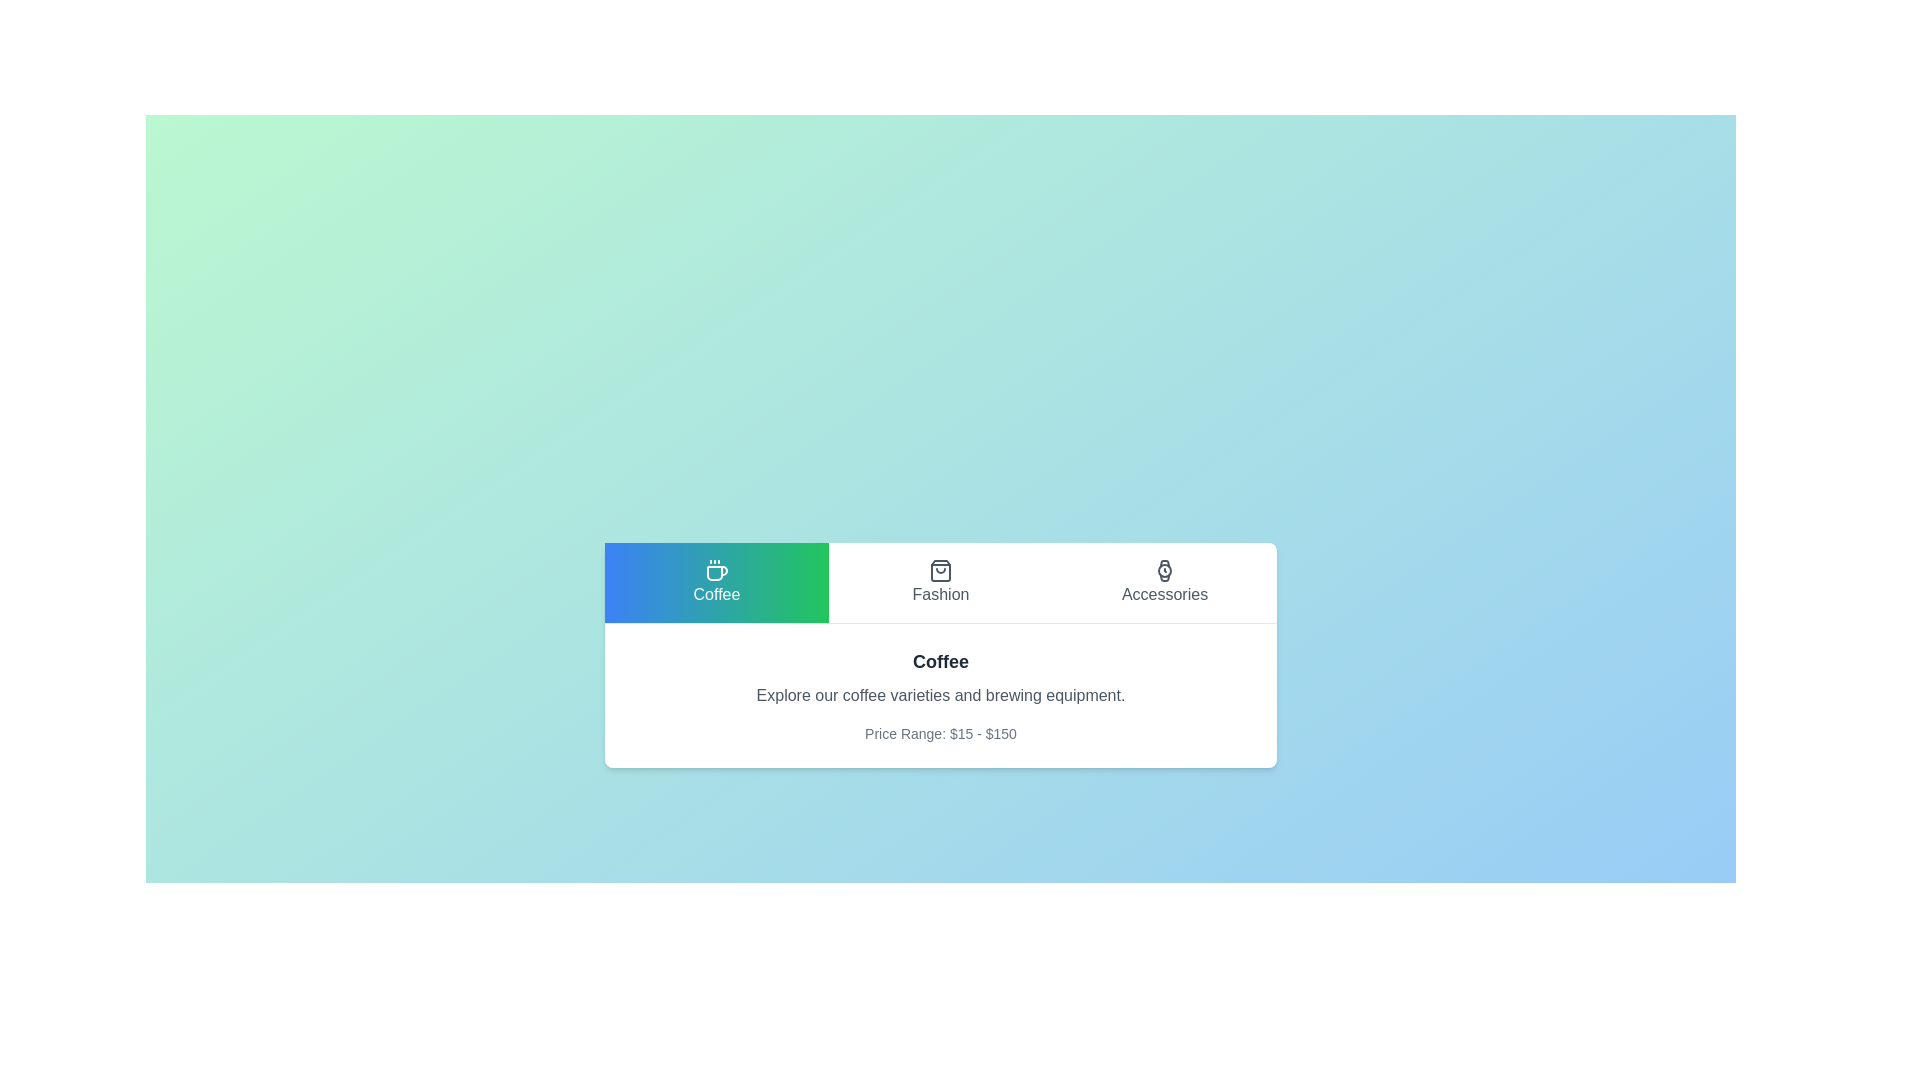 Image resolution: width=1920 pixels, height=1080 pixels. Describe the element at coordinates (716, 582) in the screenshot. I see `the Coffee tab` at that location.